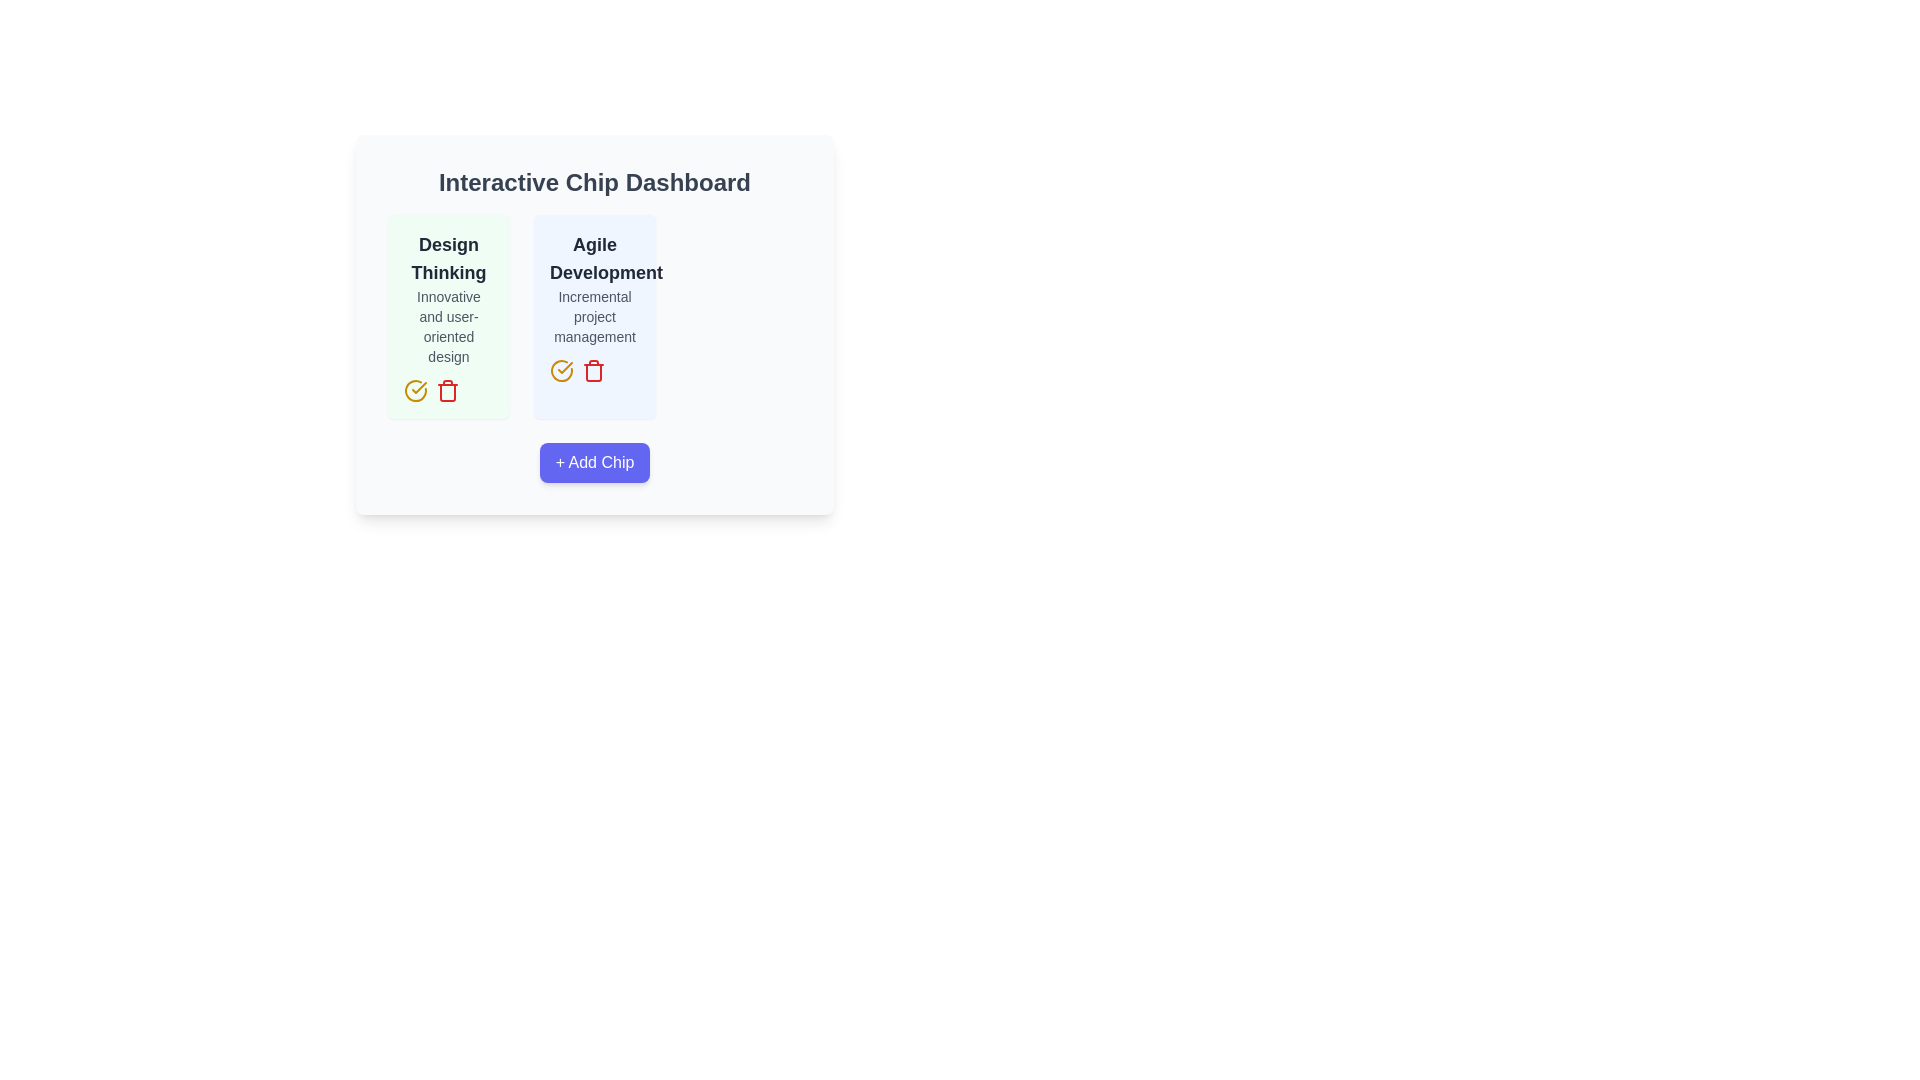 Image resolution: width=1920 pixels, height=1080 pixels. I want to click on the red trash bin icon button located at the bottom-right corner of the 'Agile Development' card, so click(593, 370).